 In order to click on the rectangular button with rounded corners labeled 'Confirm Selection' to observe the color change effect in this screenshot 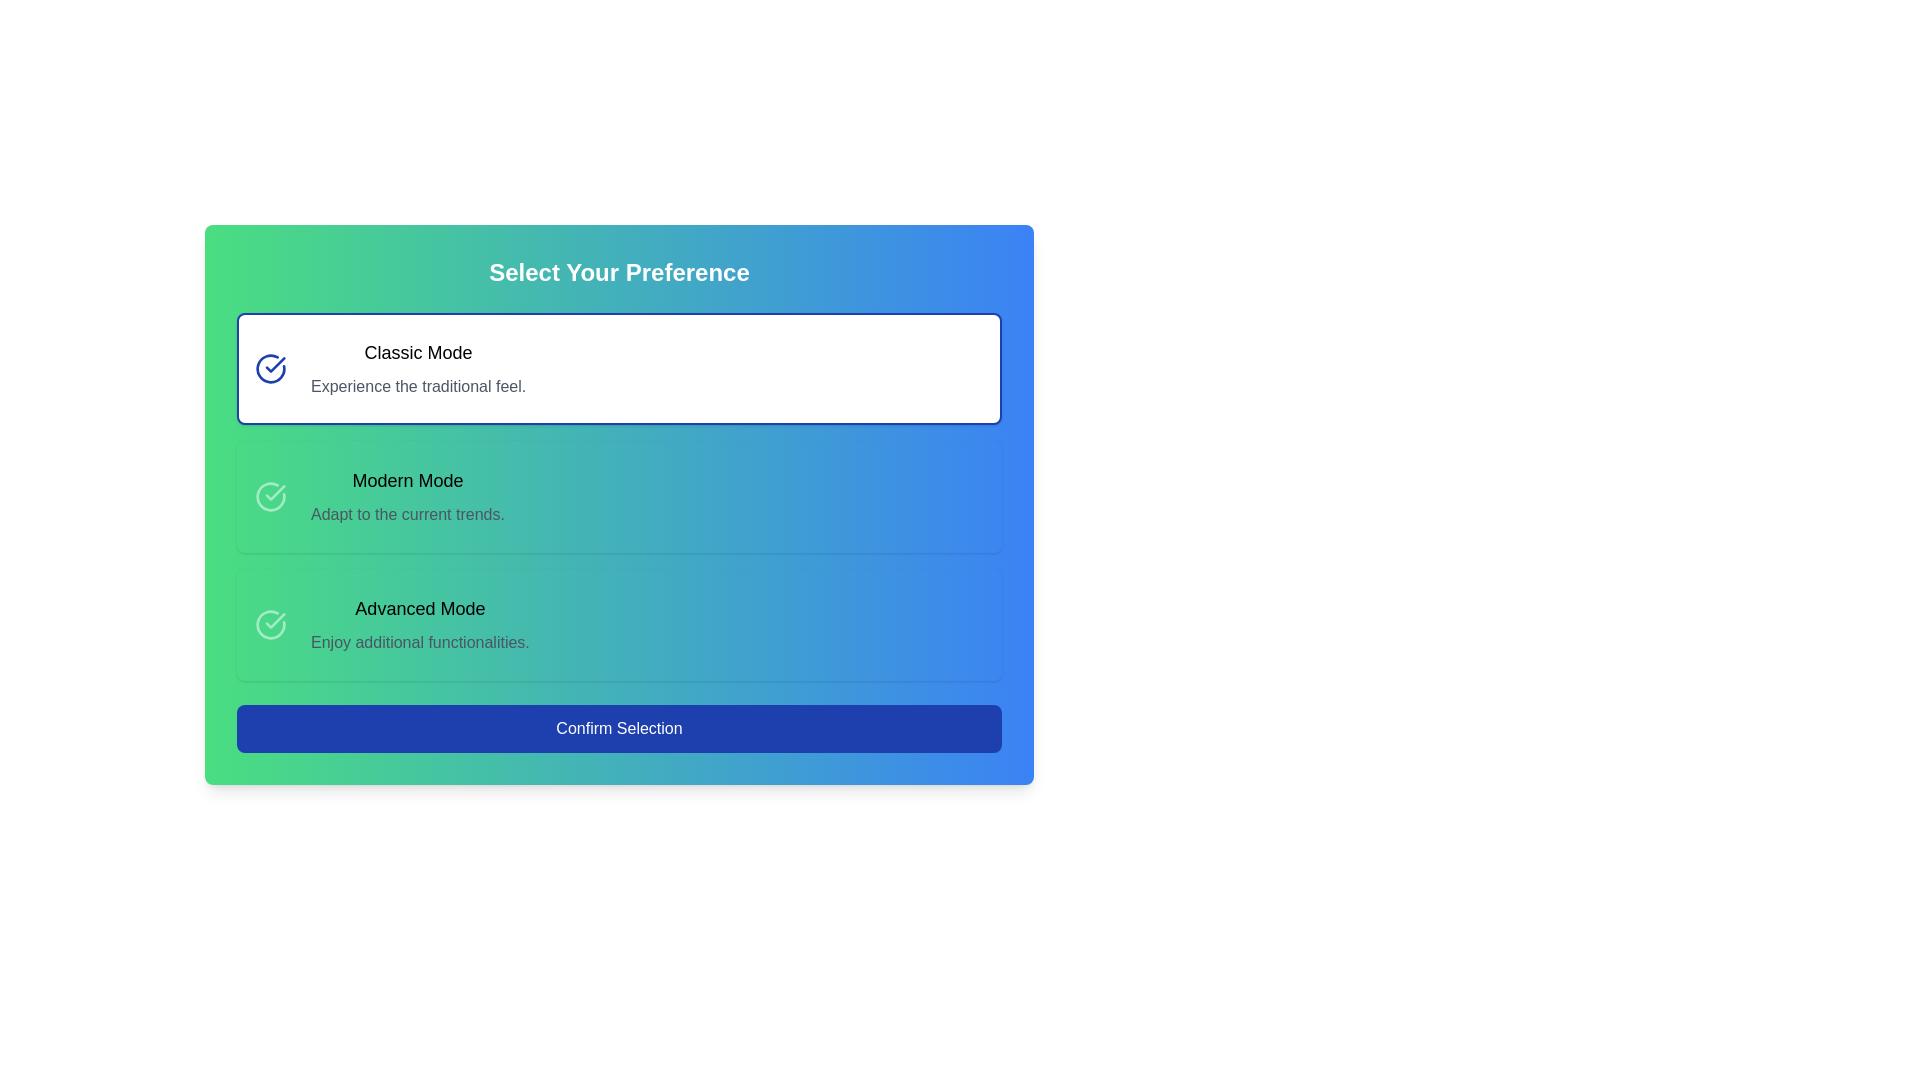, I will do `click(618, 729)`.